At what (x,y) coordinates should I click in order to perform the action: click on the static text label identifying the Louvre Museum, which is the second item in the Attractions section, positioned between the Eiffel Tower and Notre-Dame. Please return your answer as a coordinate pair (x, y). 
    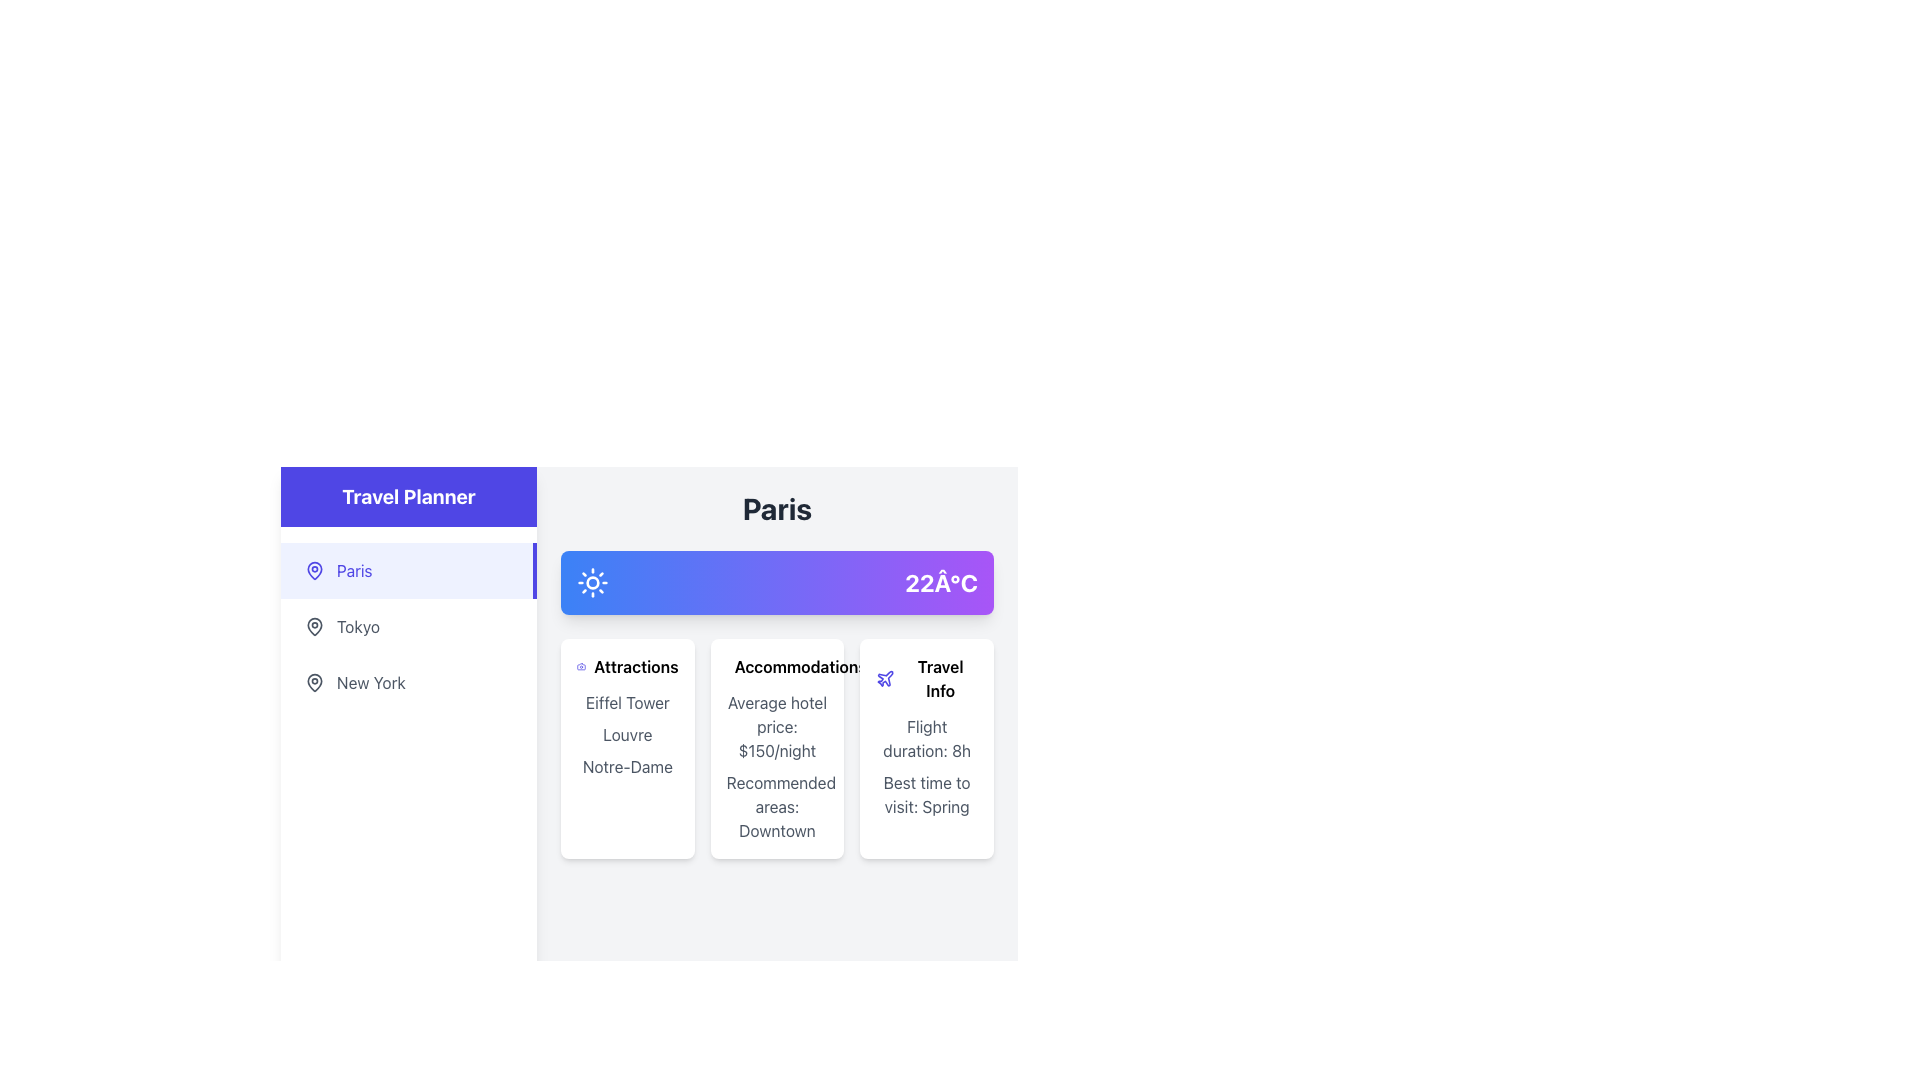
    Looking at the image, I should click on (626, 735).